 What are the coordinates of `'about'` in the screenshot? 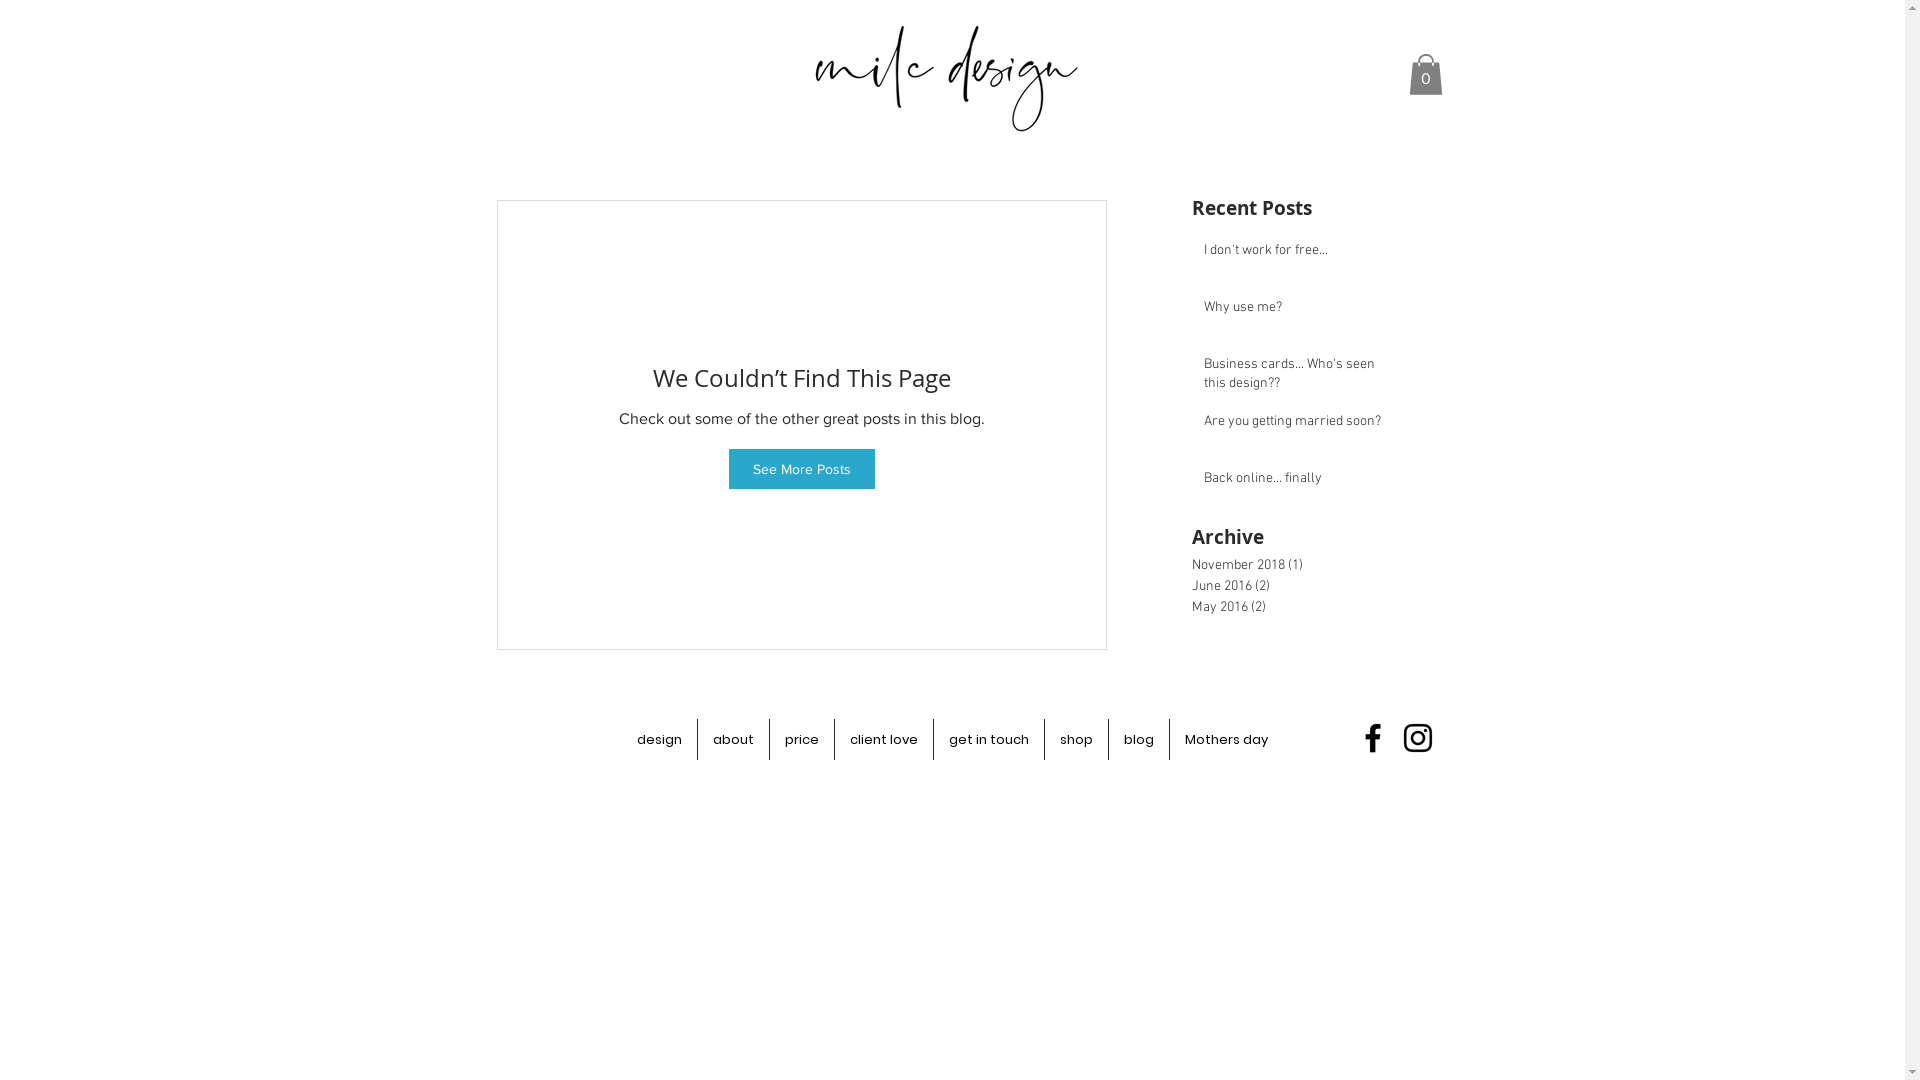 It's located at (732, 739).